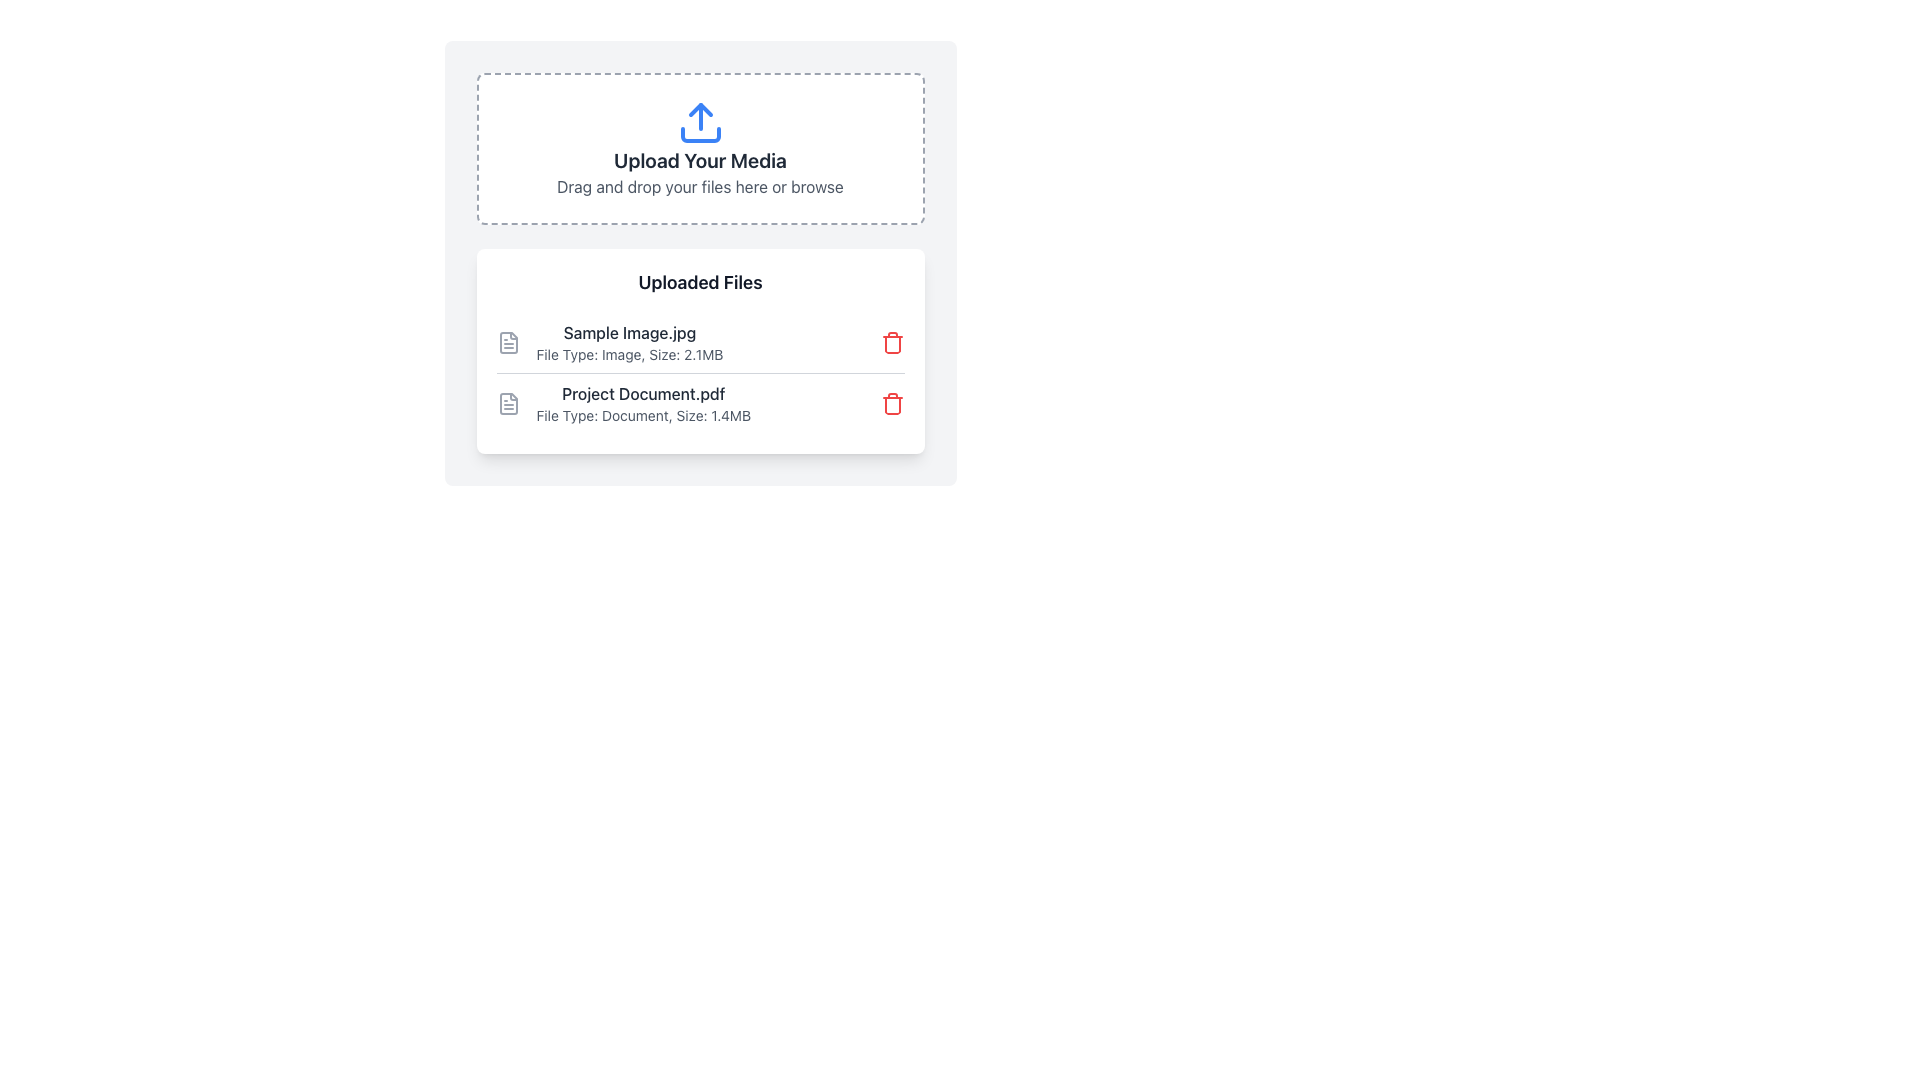 This screenshot has height=1080, width=1920. What do you see at coordinates (628, 331) in the screenshot?
I see `the title label for the file 'Sample Image.jpg' in the uploaded files list` at bounding box center [628, 331].